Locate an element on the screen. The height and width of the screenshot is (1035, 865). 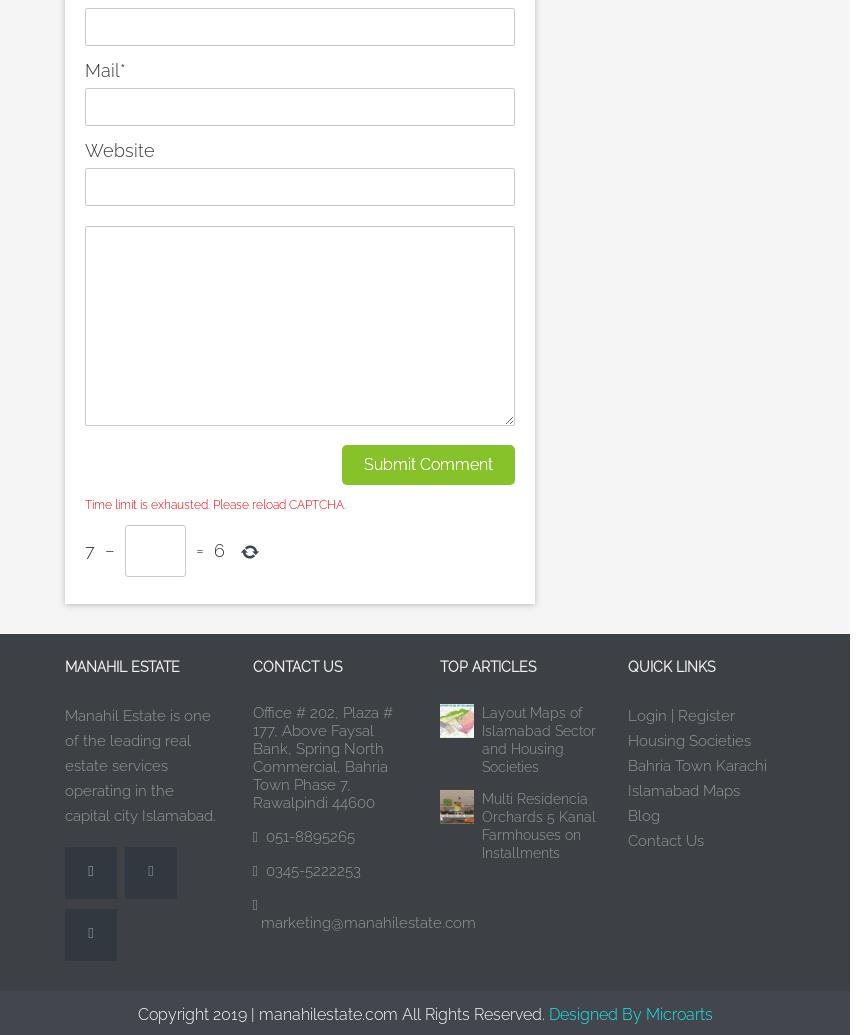
'0345-5222253' is located at coordinates (308, 869).